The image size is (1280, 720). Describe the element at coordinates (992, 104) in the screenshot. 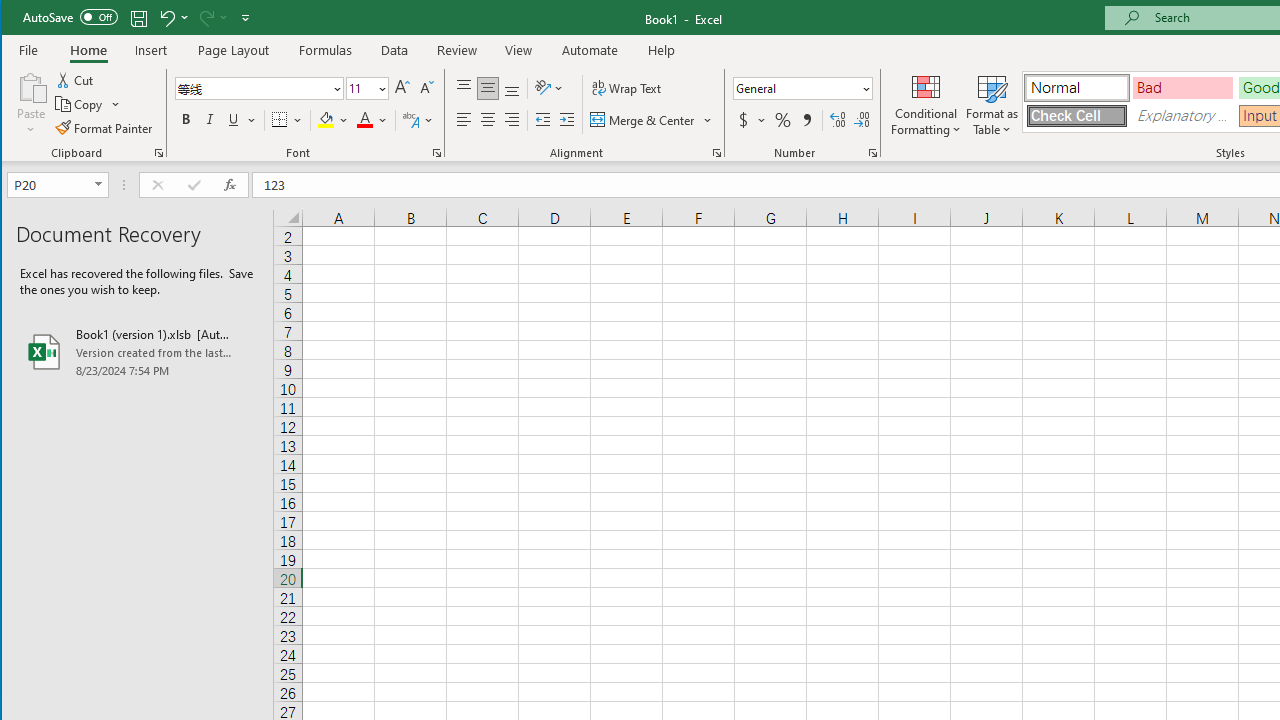

I see `'Format as Table'` at that location.